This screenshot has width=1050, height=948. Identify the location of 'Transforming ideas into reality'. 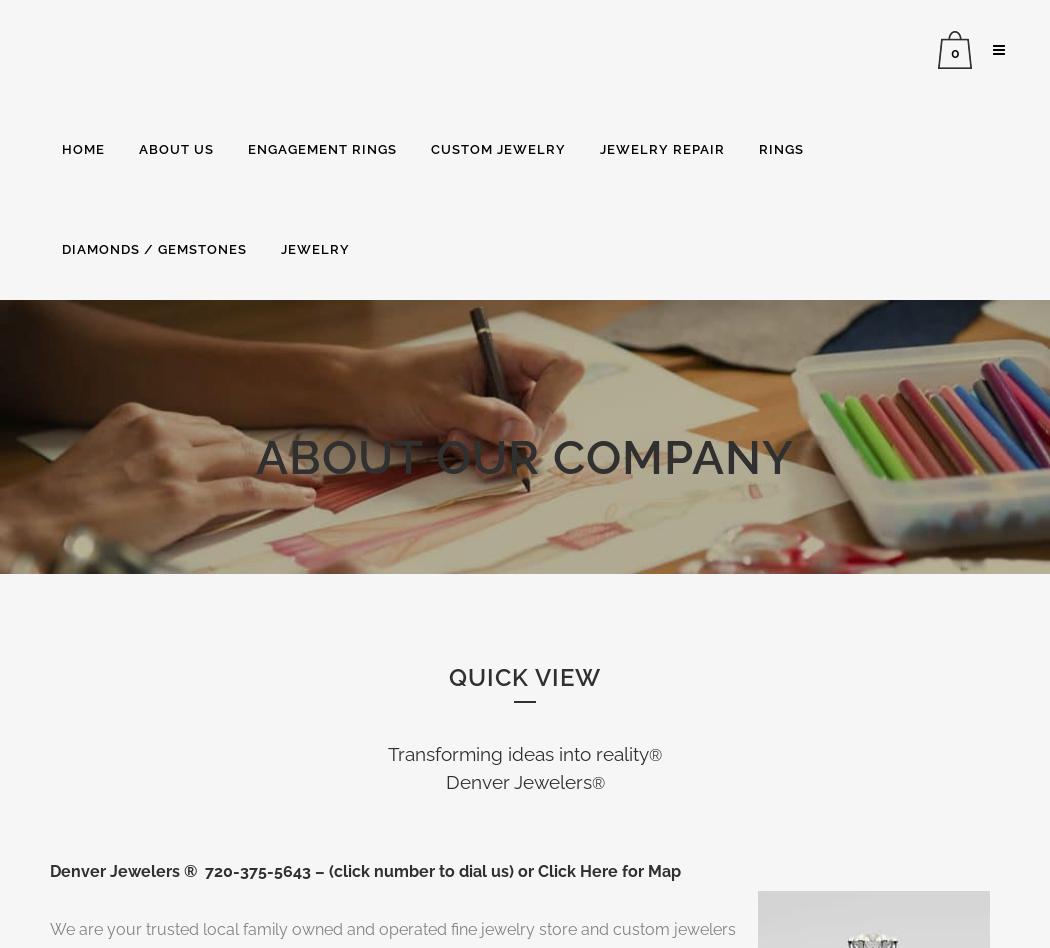
(517, 752).